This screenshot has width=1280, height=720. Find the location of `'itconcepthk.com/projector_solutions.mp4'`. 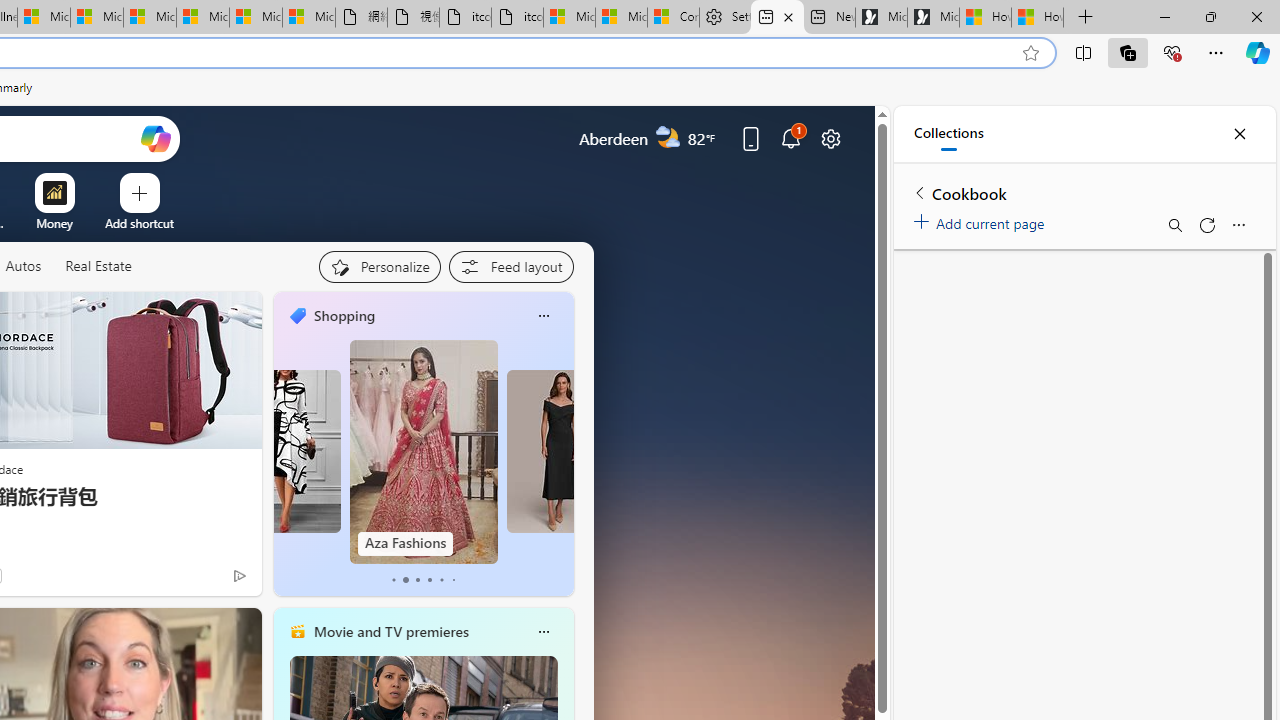

'itconcepthk.com/projector_solutions.mp4' is located at coordinates (517, 17).